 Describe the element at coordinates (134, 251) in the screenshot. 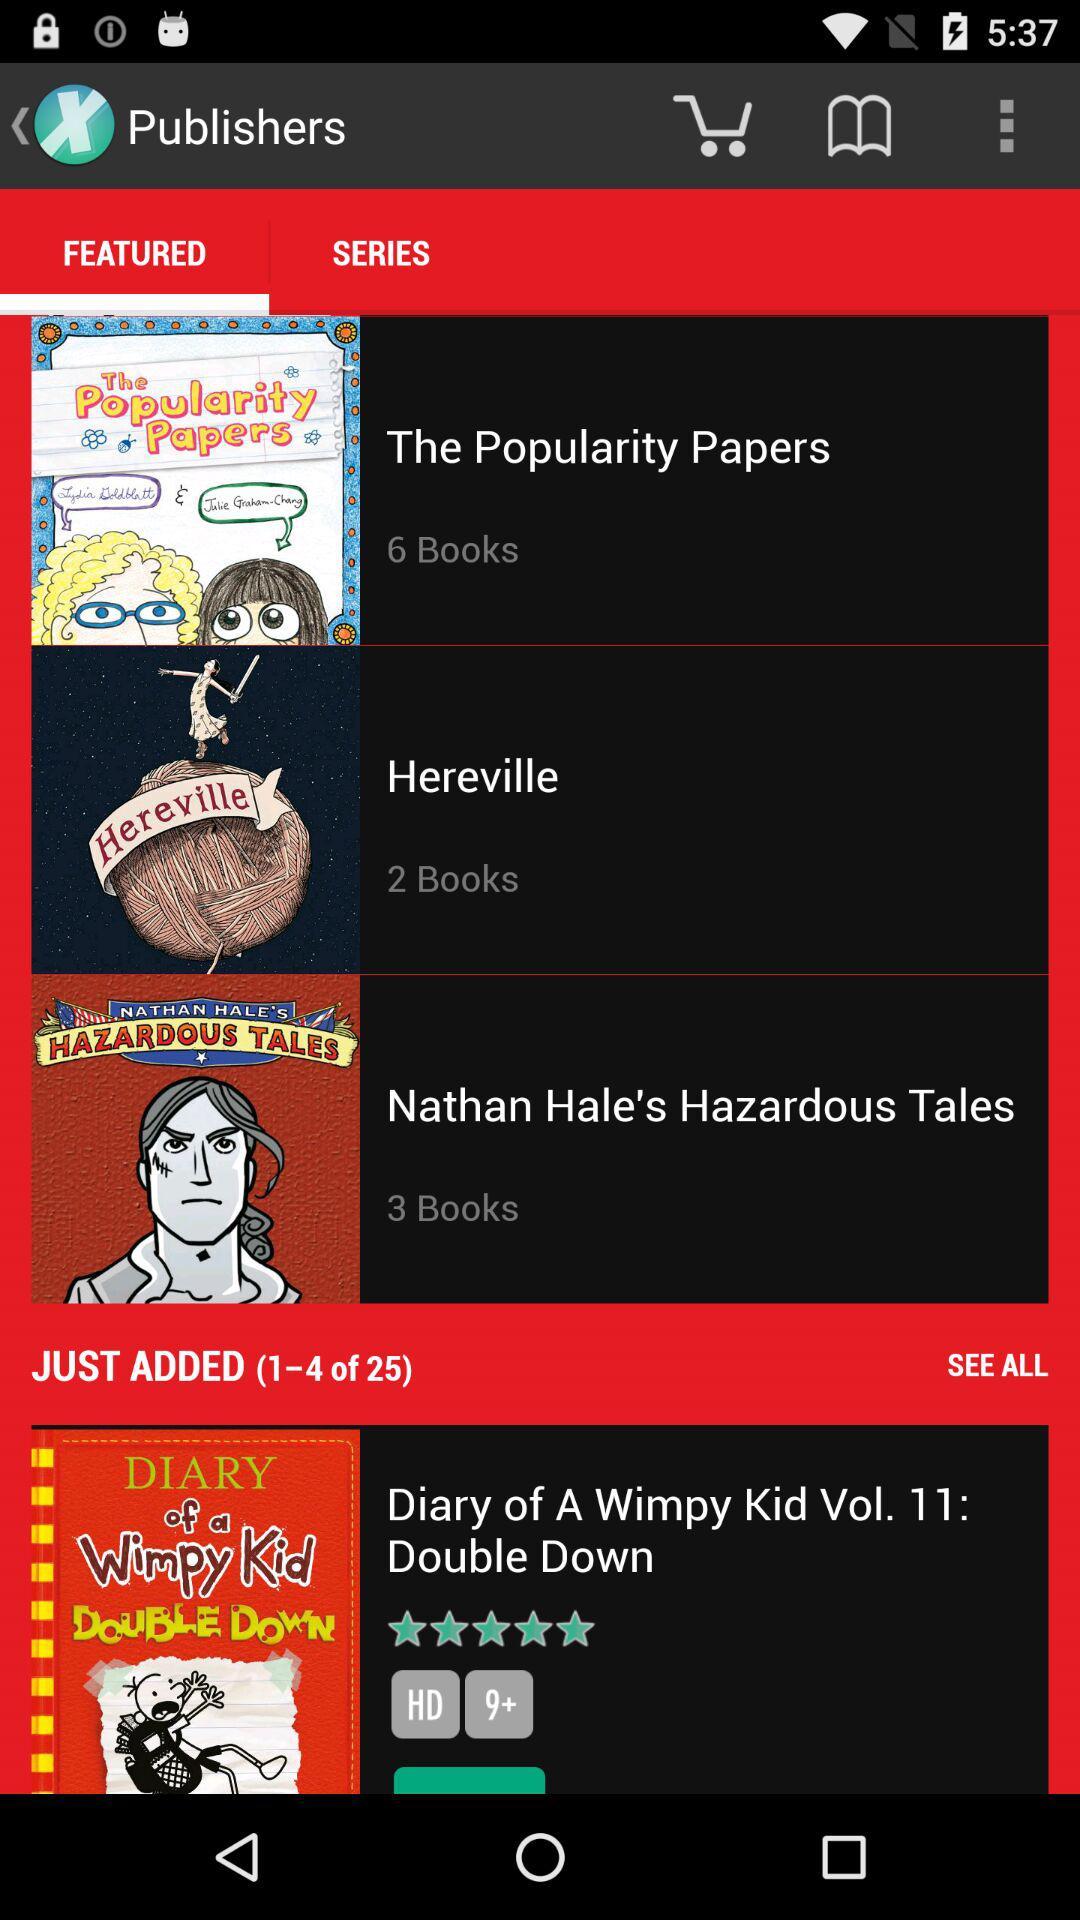

I see `icon next to the series icon` at that location.